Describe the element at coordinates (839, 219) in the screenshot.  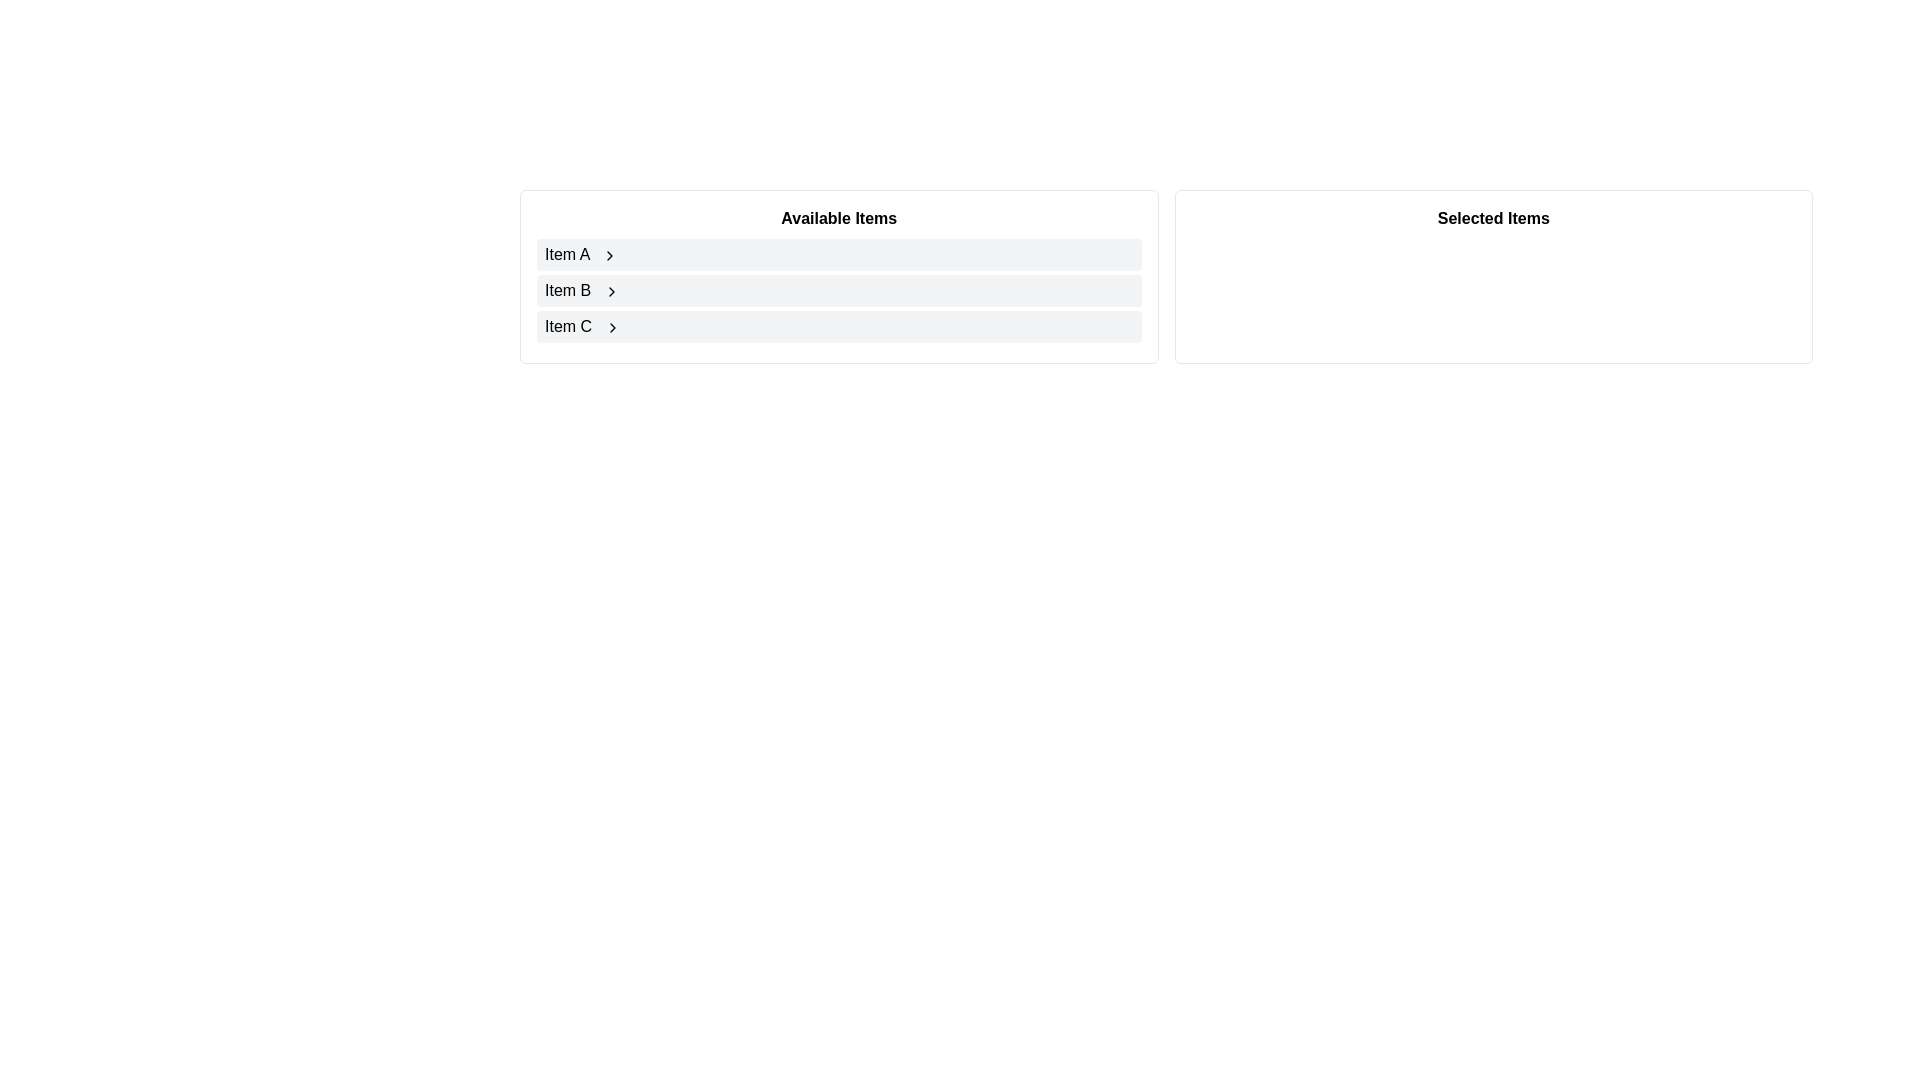
I see `the header text element located in the bordered box on the left side, which categorizes the items 'Item A,' 'Item B,' and 'Item C.'` at that location.